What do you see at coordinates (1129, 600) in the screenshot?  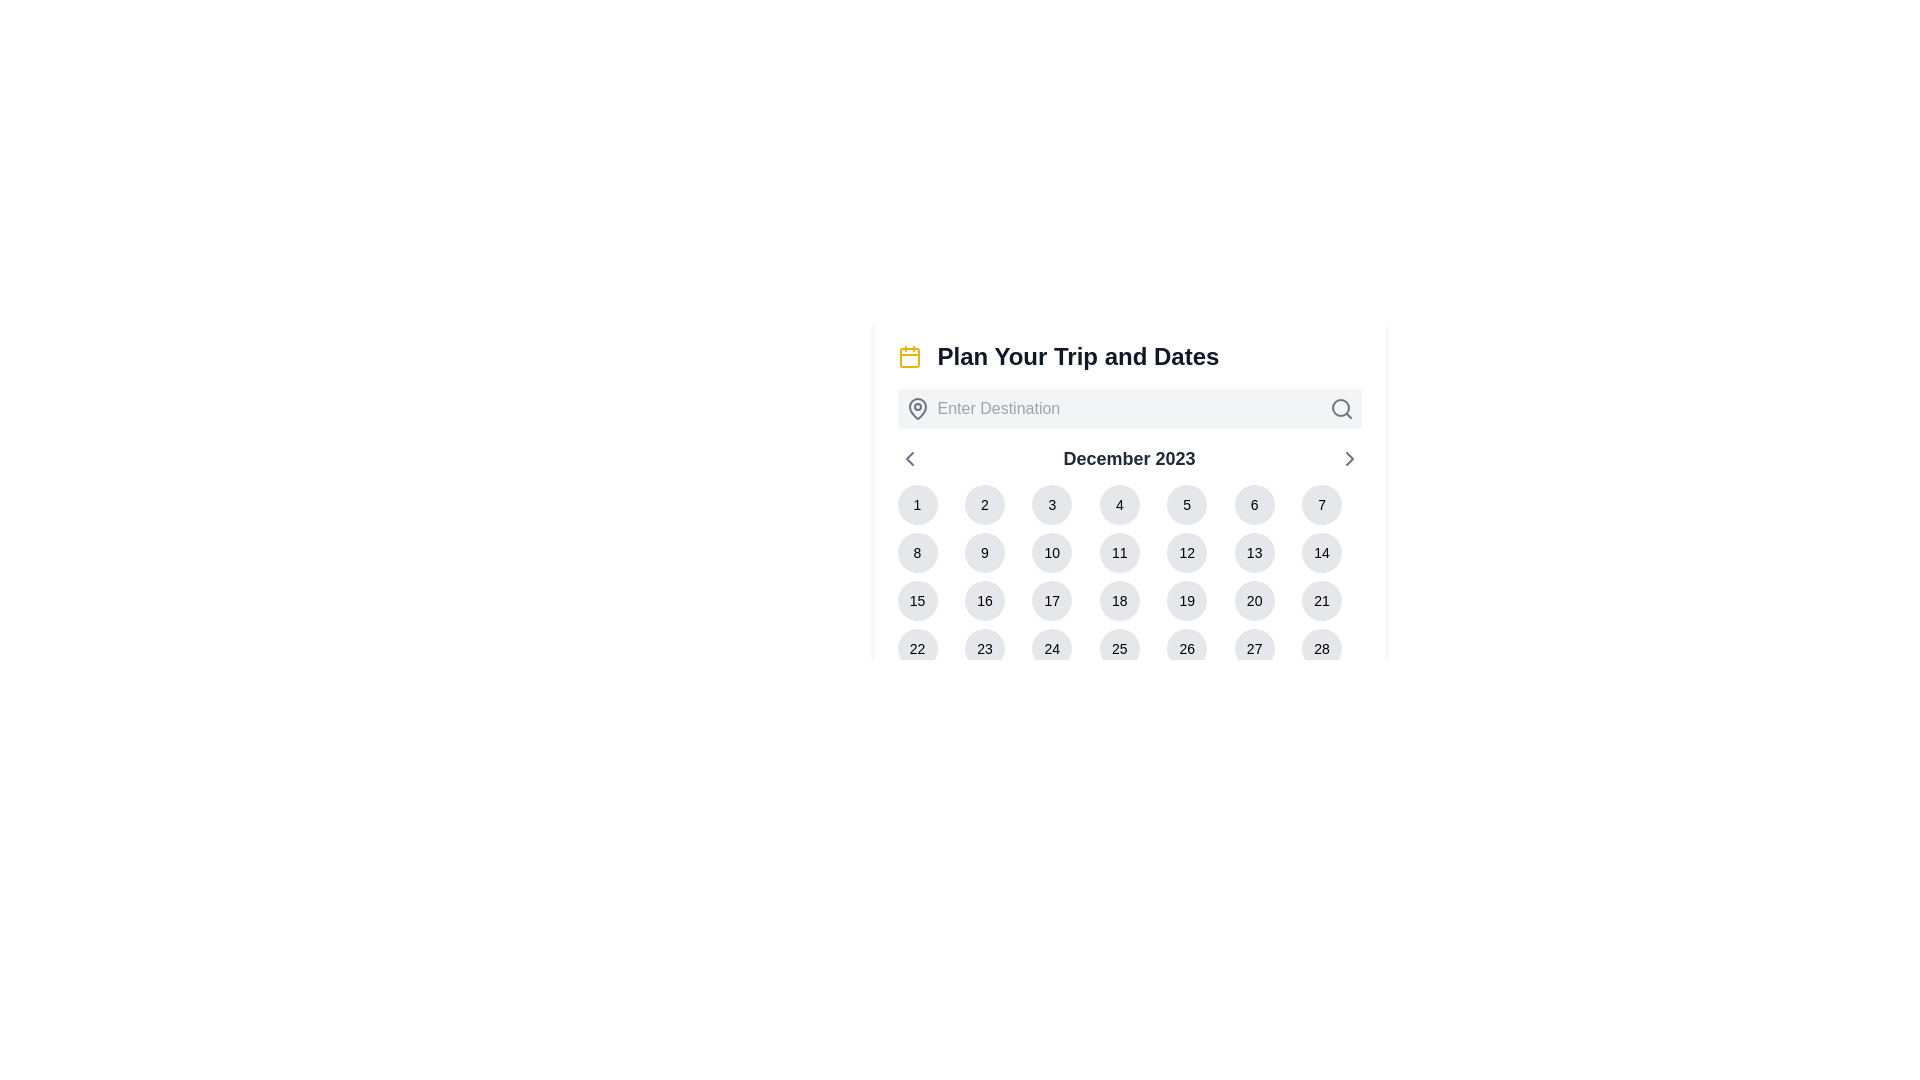 I see `the grid layout containing clickable day cells for the December 2023 calendar` at bounding box center [1129, 600].